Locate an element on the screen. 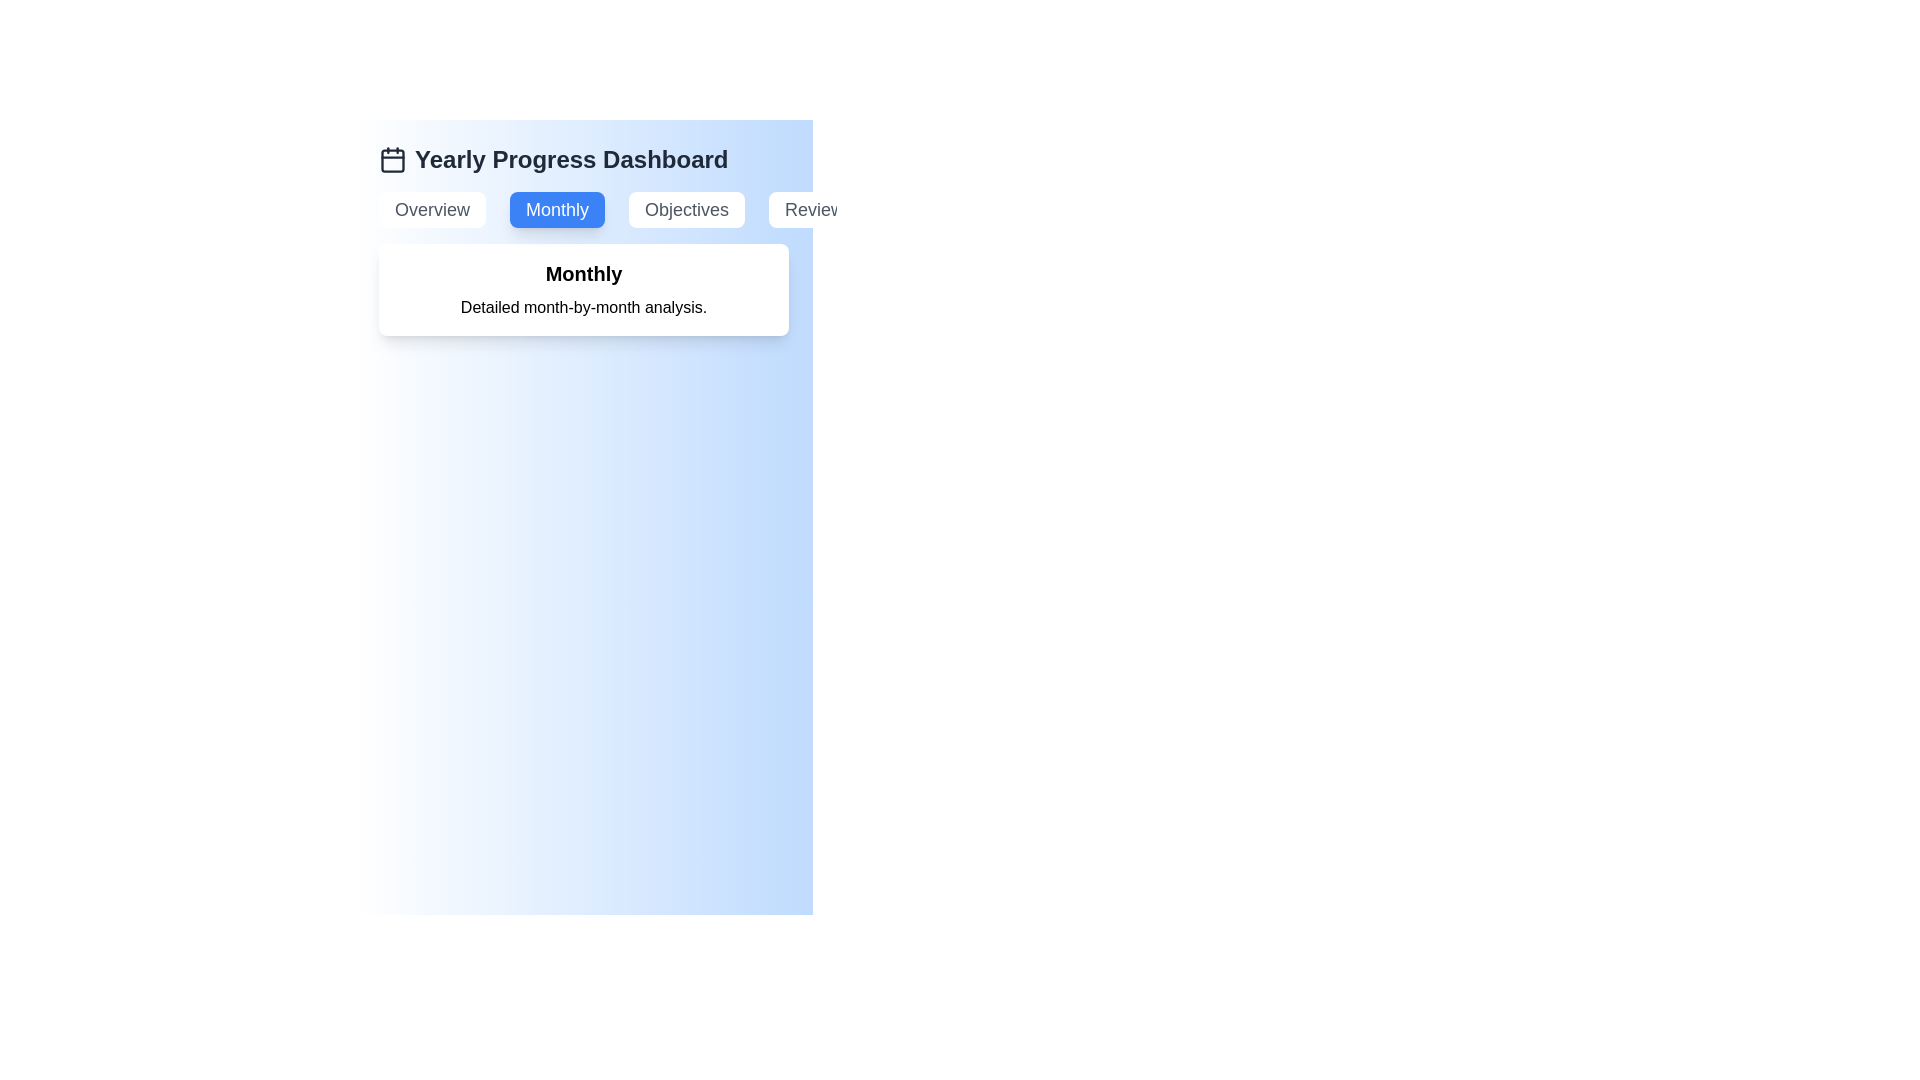 This screenshot has height=1080, width=1920. the calendar icon to open the calendar view is located at coordinates (393, 158).